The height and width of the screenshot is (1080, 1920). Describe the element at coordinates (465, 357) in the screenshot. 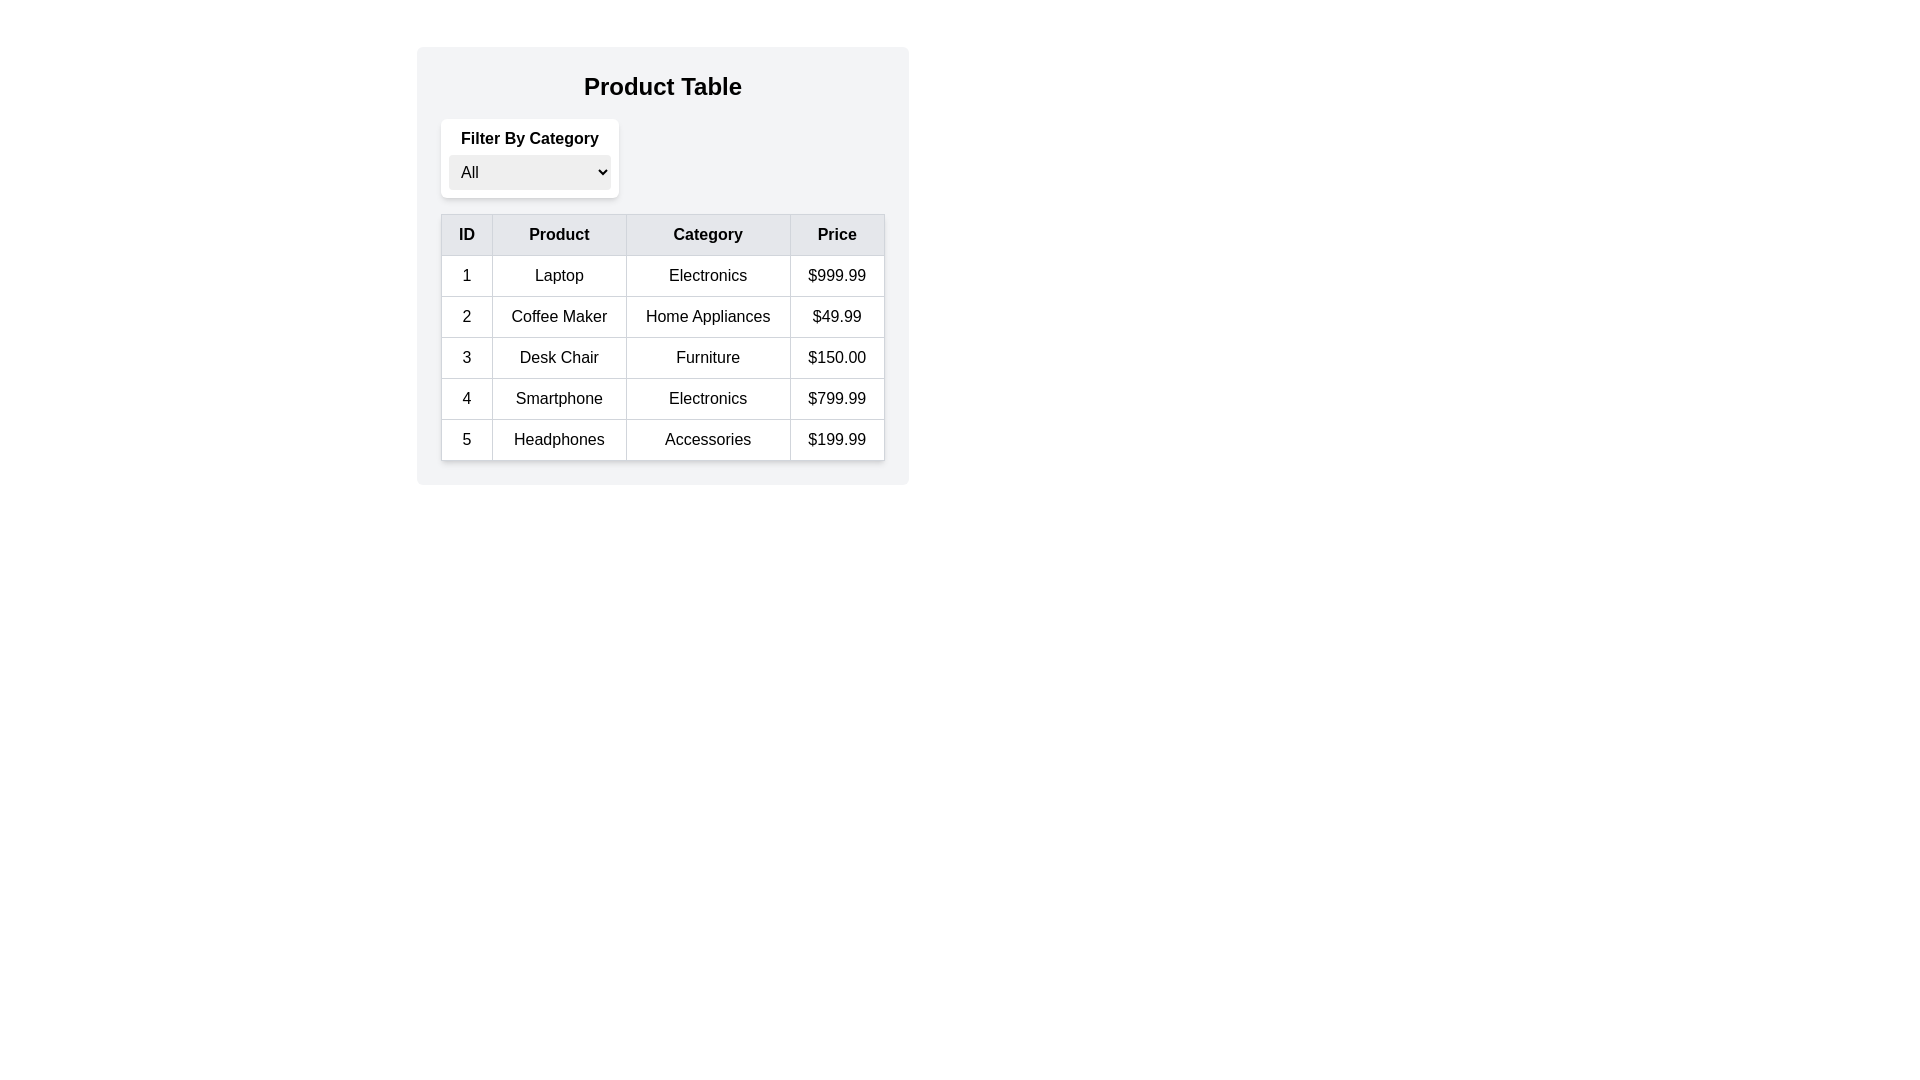

I see `the static text cell displaying the ID number in the leftmost column of the third row in the table` at that location.